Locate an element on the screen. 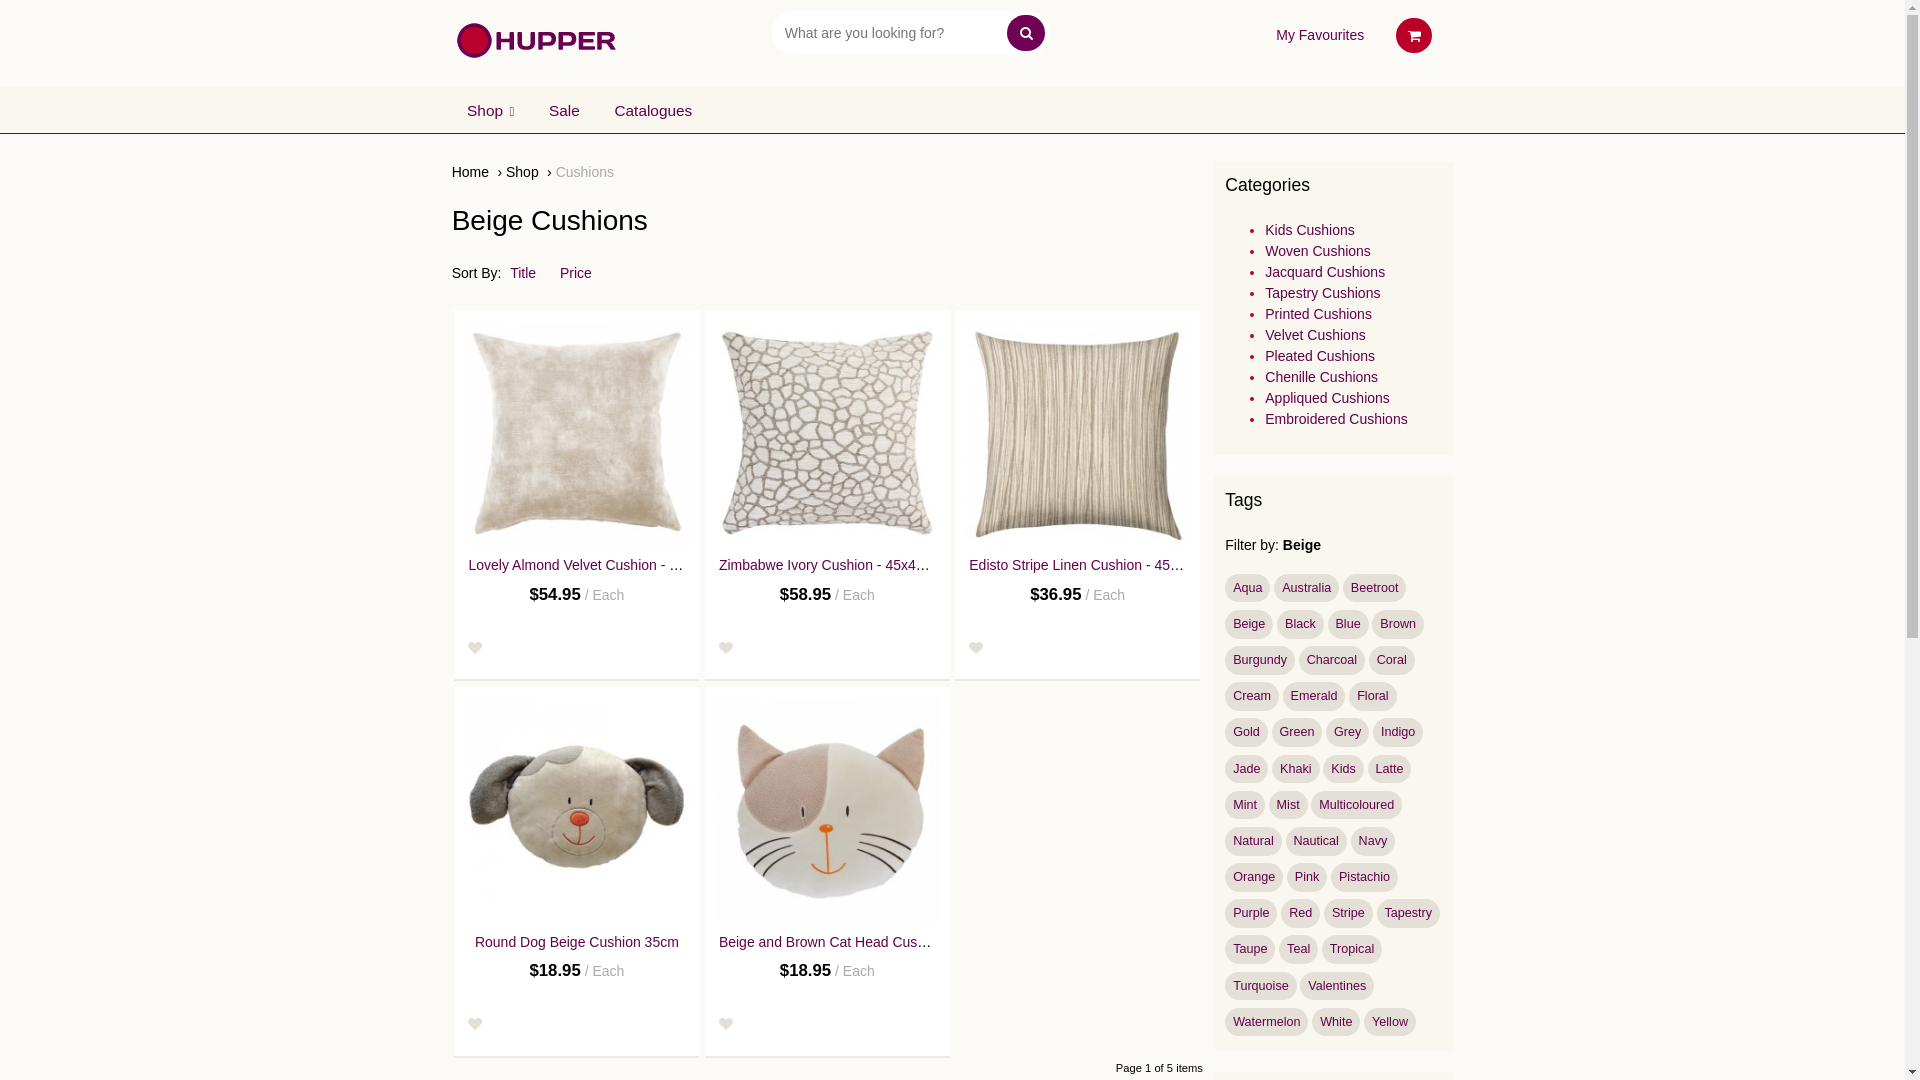  'Woven Cushions' is located at coordinates (1318, 249).